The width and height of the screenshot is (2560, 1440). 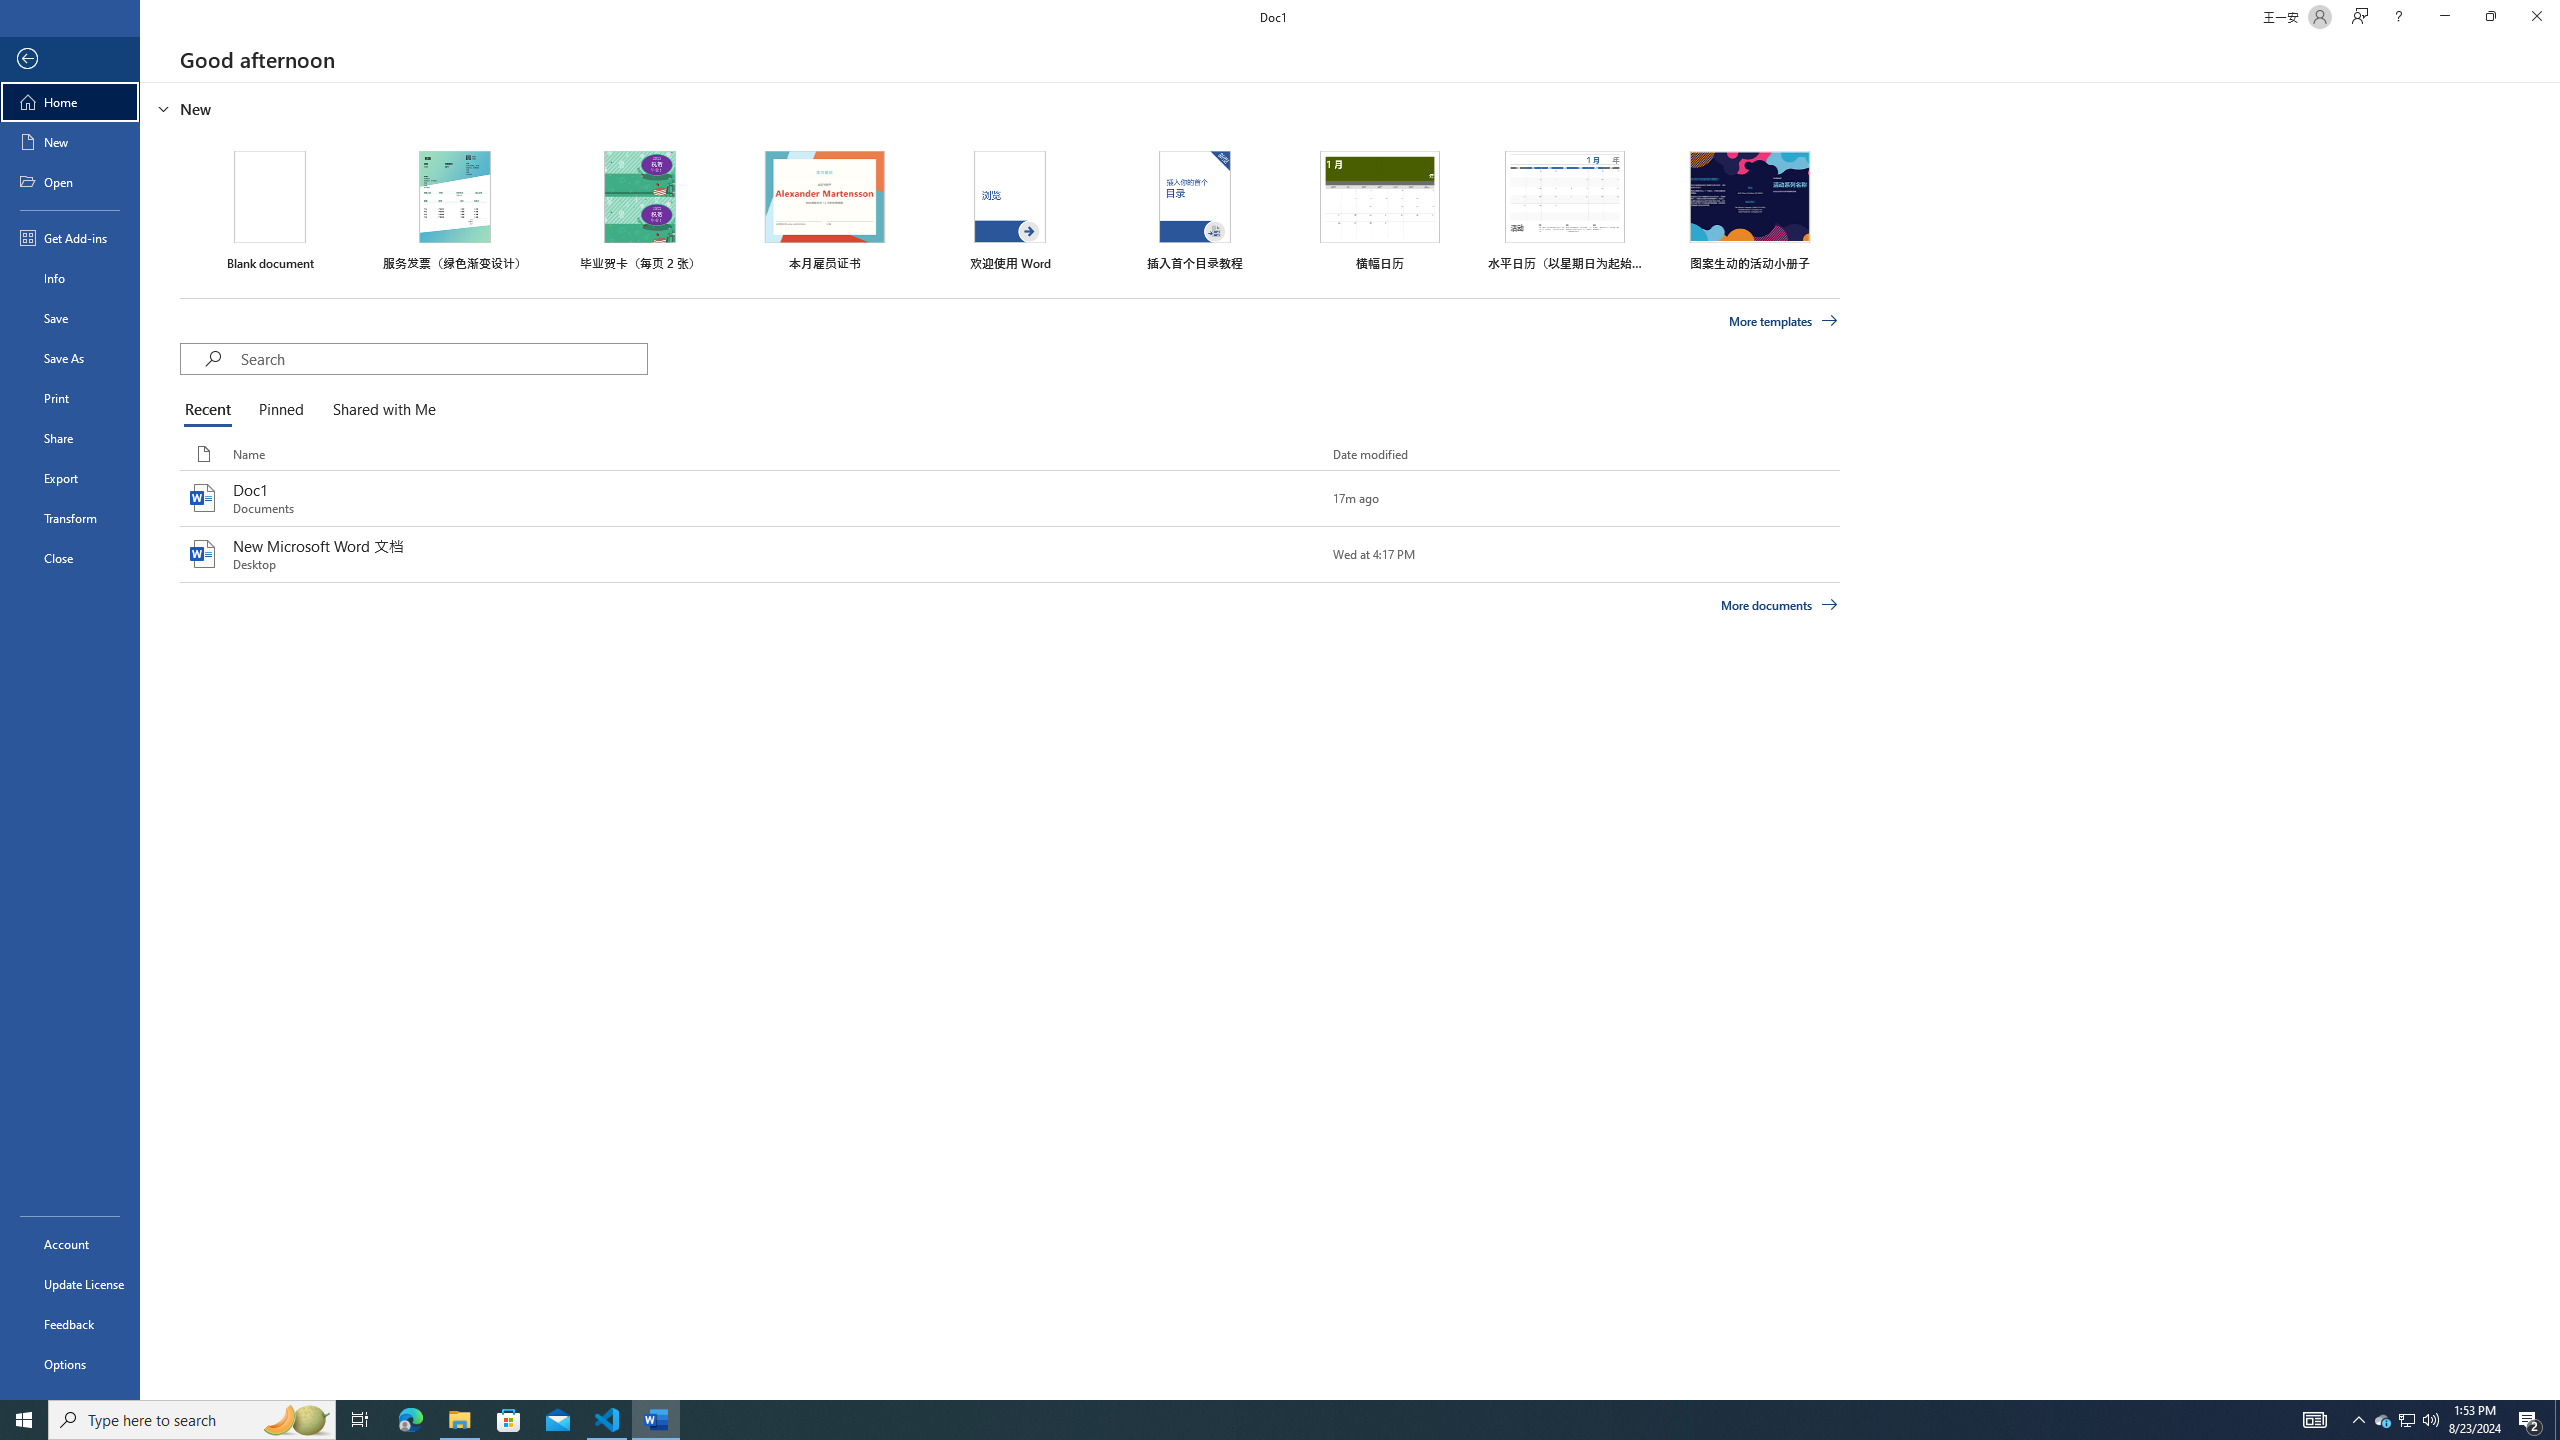 What do you see at coordinates (211, 410) in the screenshot?
I see `'Recent'` at bounding box center [211, 410].